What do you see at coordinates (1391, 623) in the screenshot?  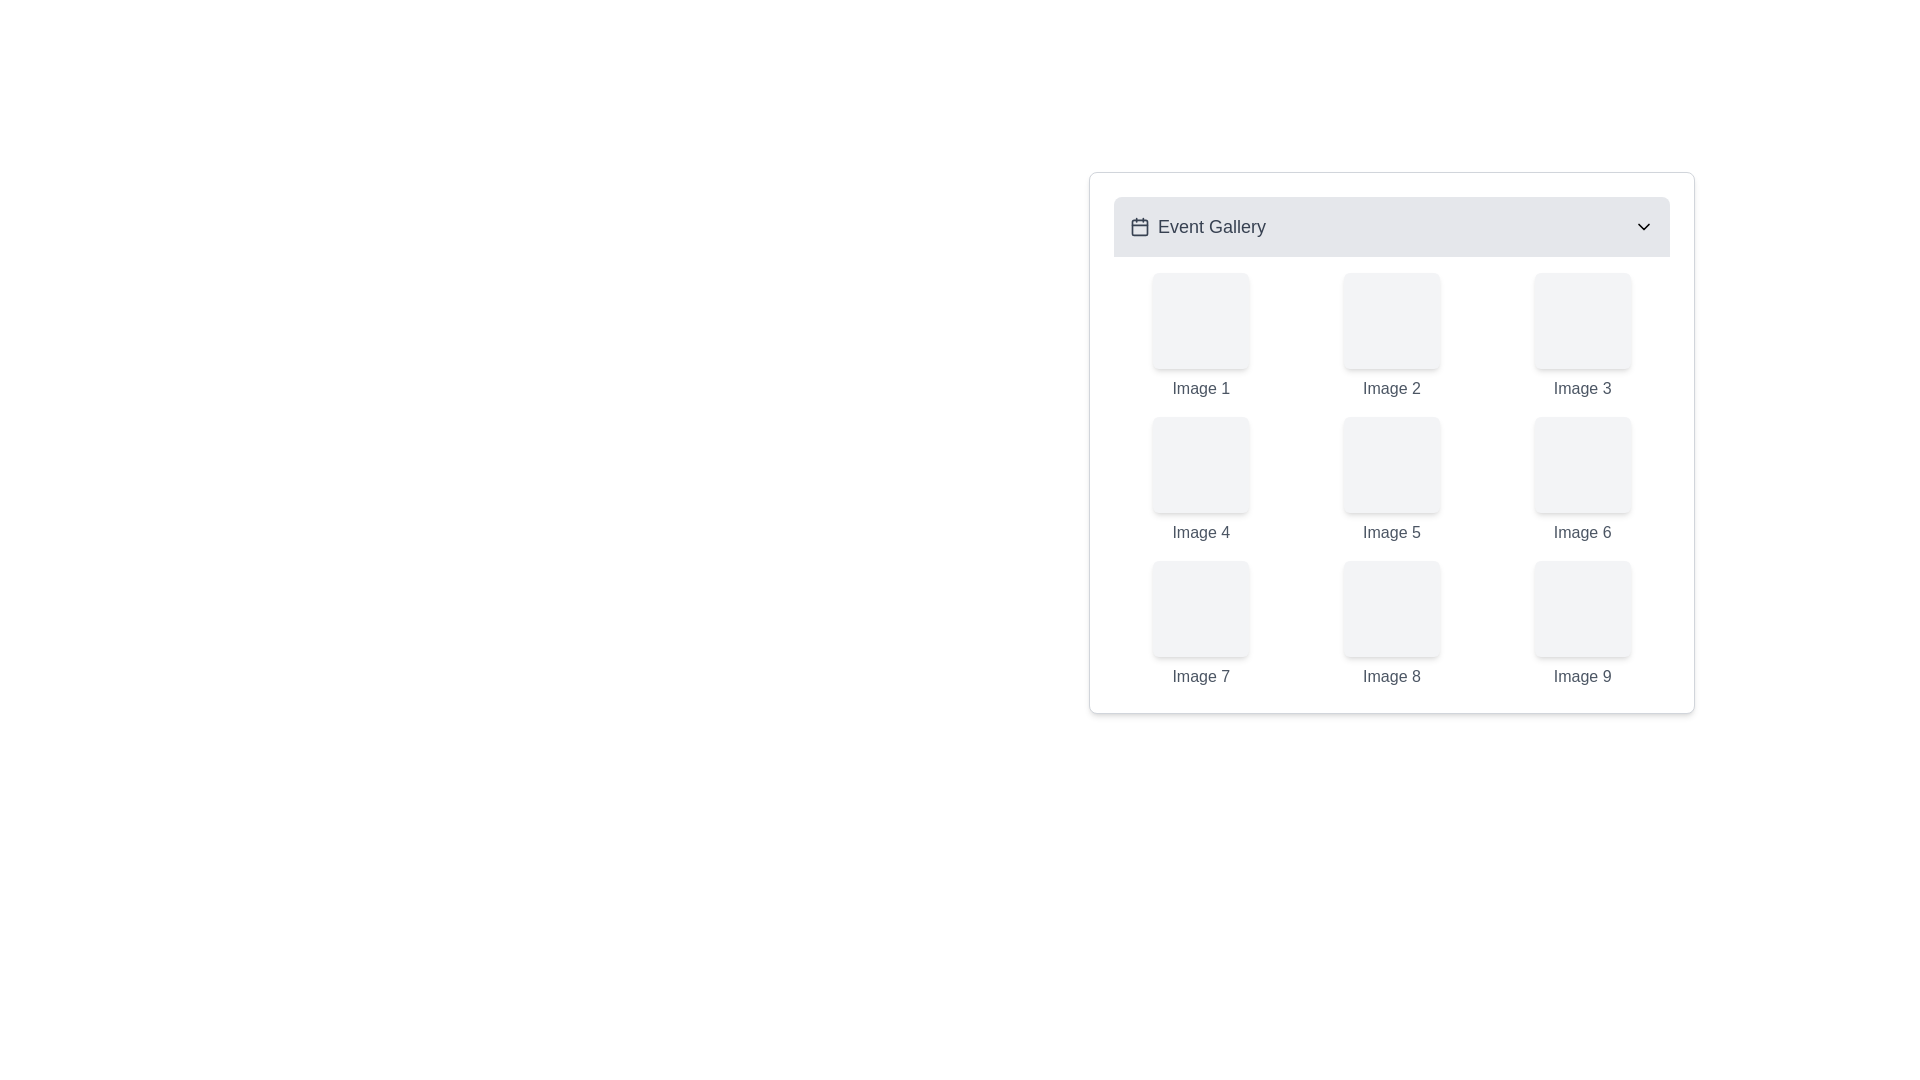 I see `the interactive image box in the Event Gallery grid, which is the eighth item located in the 3x3 grid structure` at bounding box center [1391, 623].